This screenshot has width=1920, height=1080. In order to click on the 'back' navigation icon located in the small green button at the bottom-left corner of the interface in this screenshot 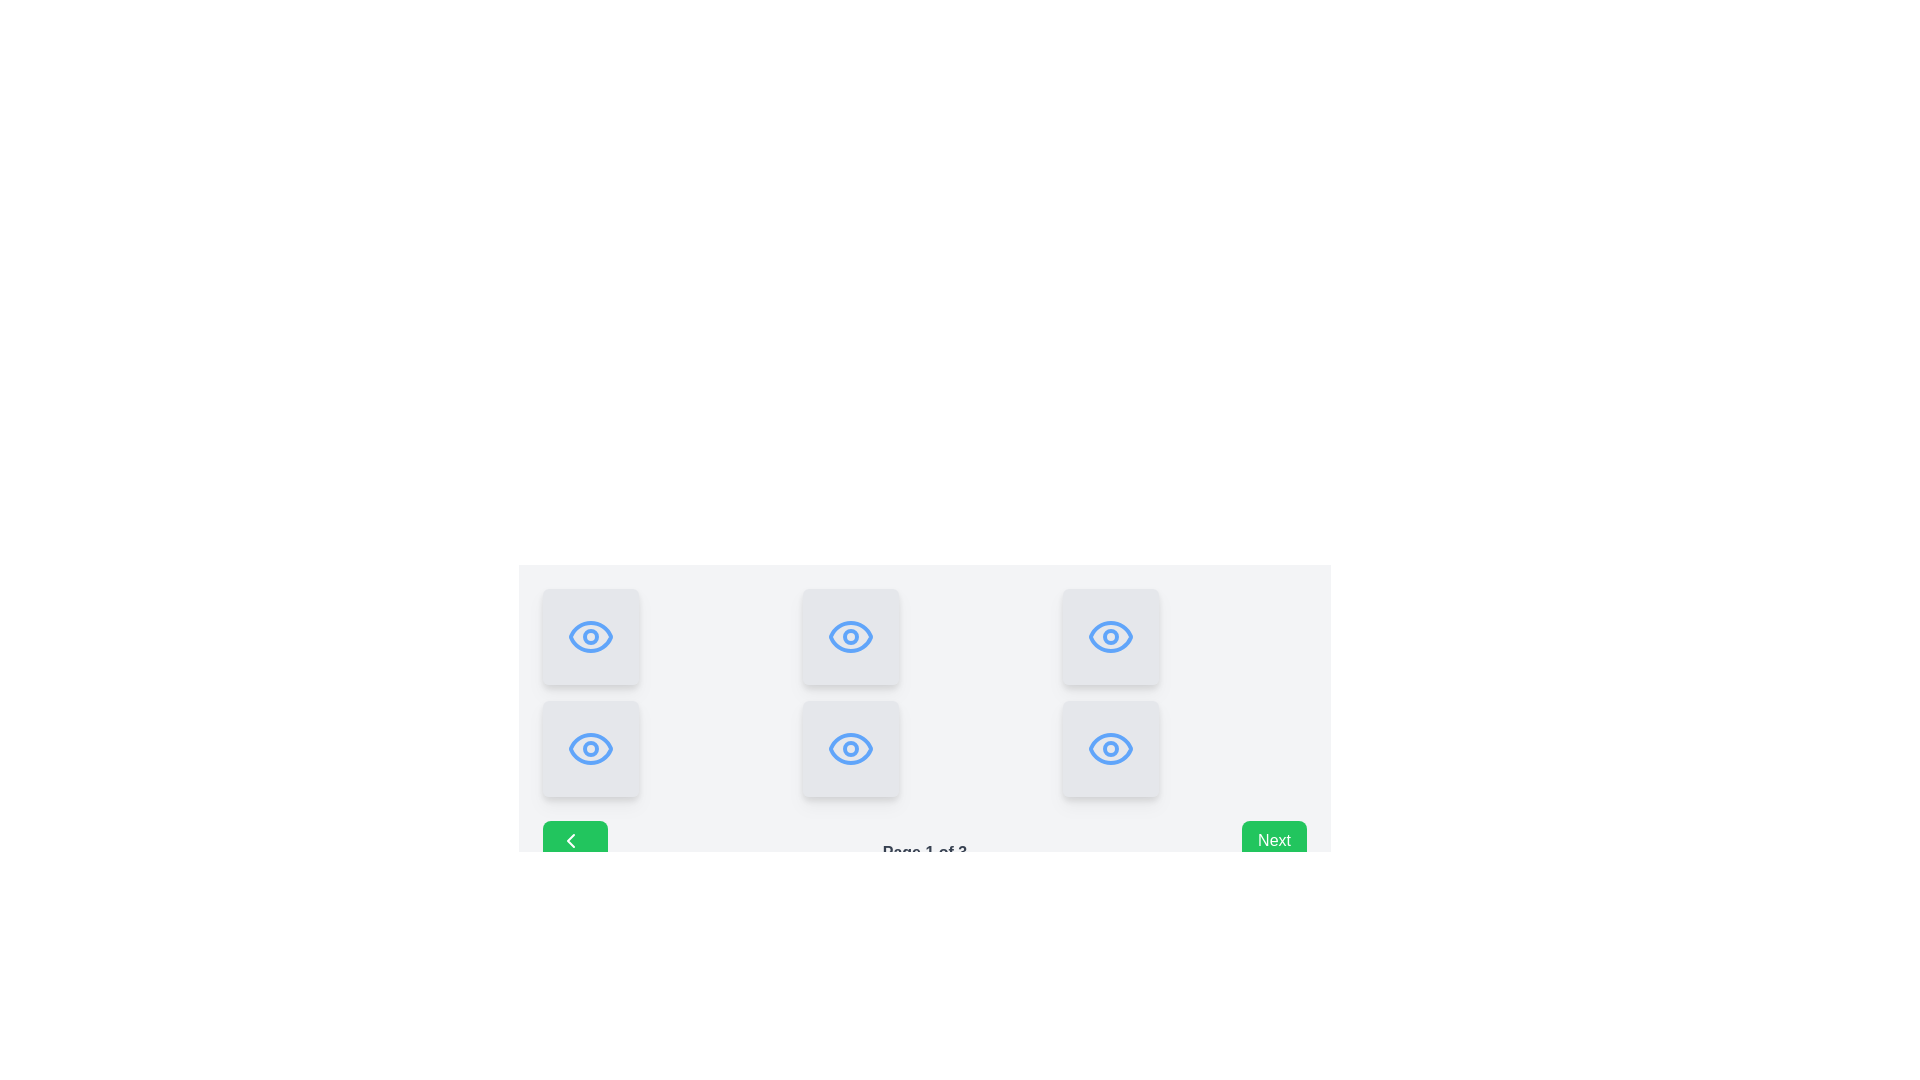, I will do `click(570, 840)`.